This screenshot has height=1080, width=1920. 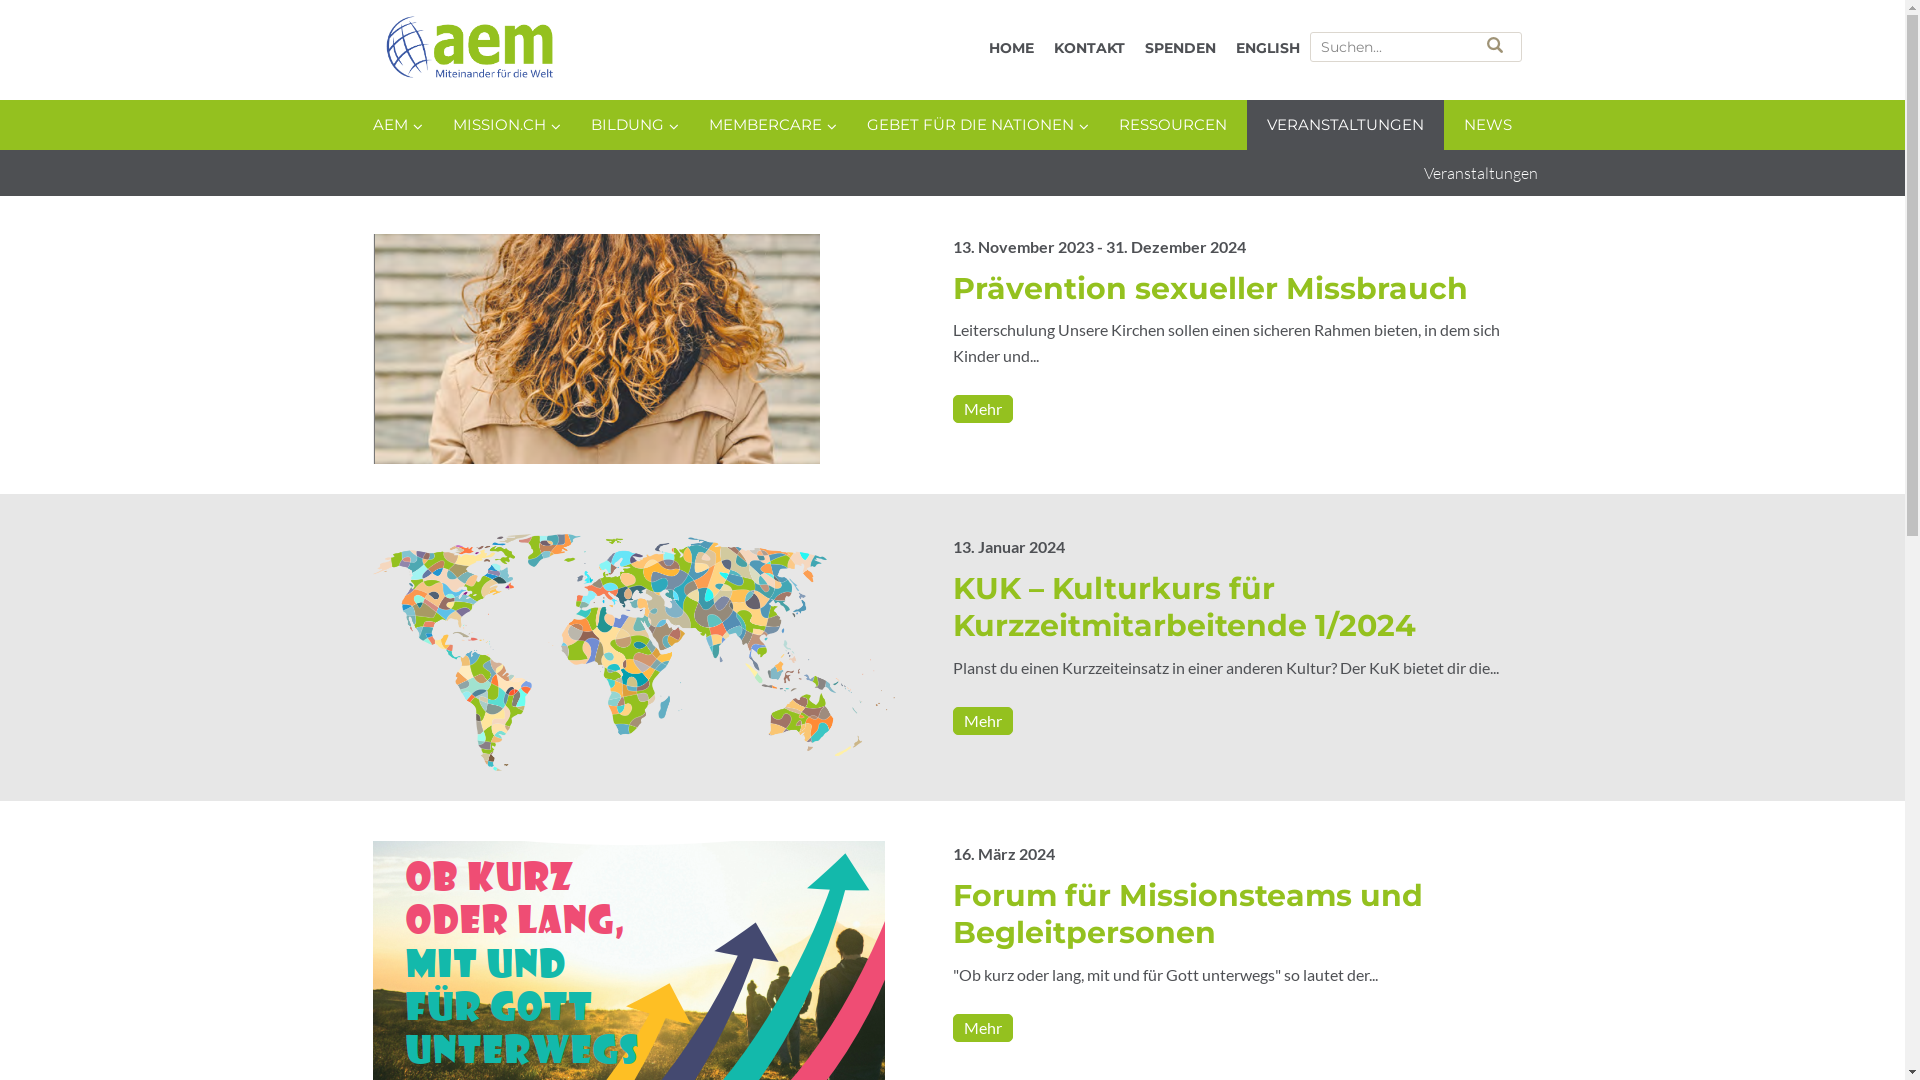 I want to click on 'HOME', so click(x=1010, y=46).